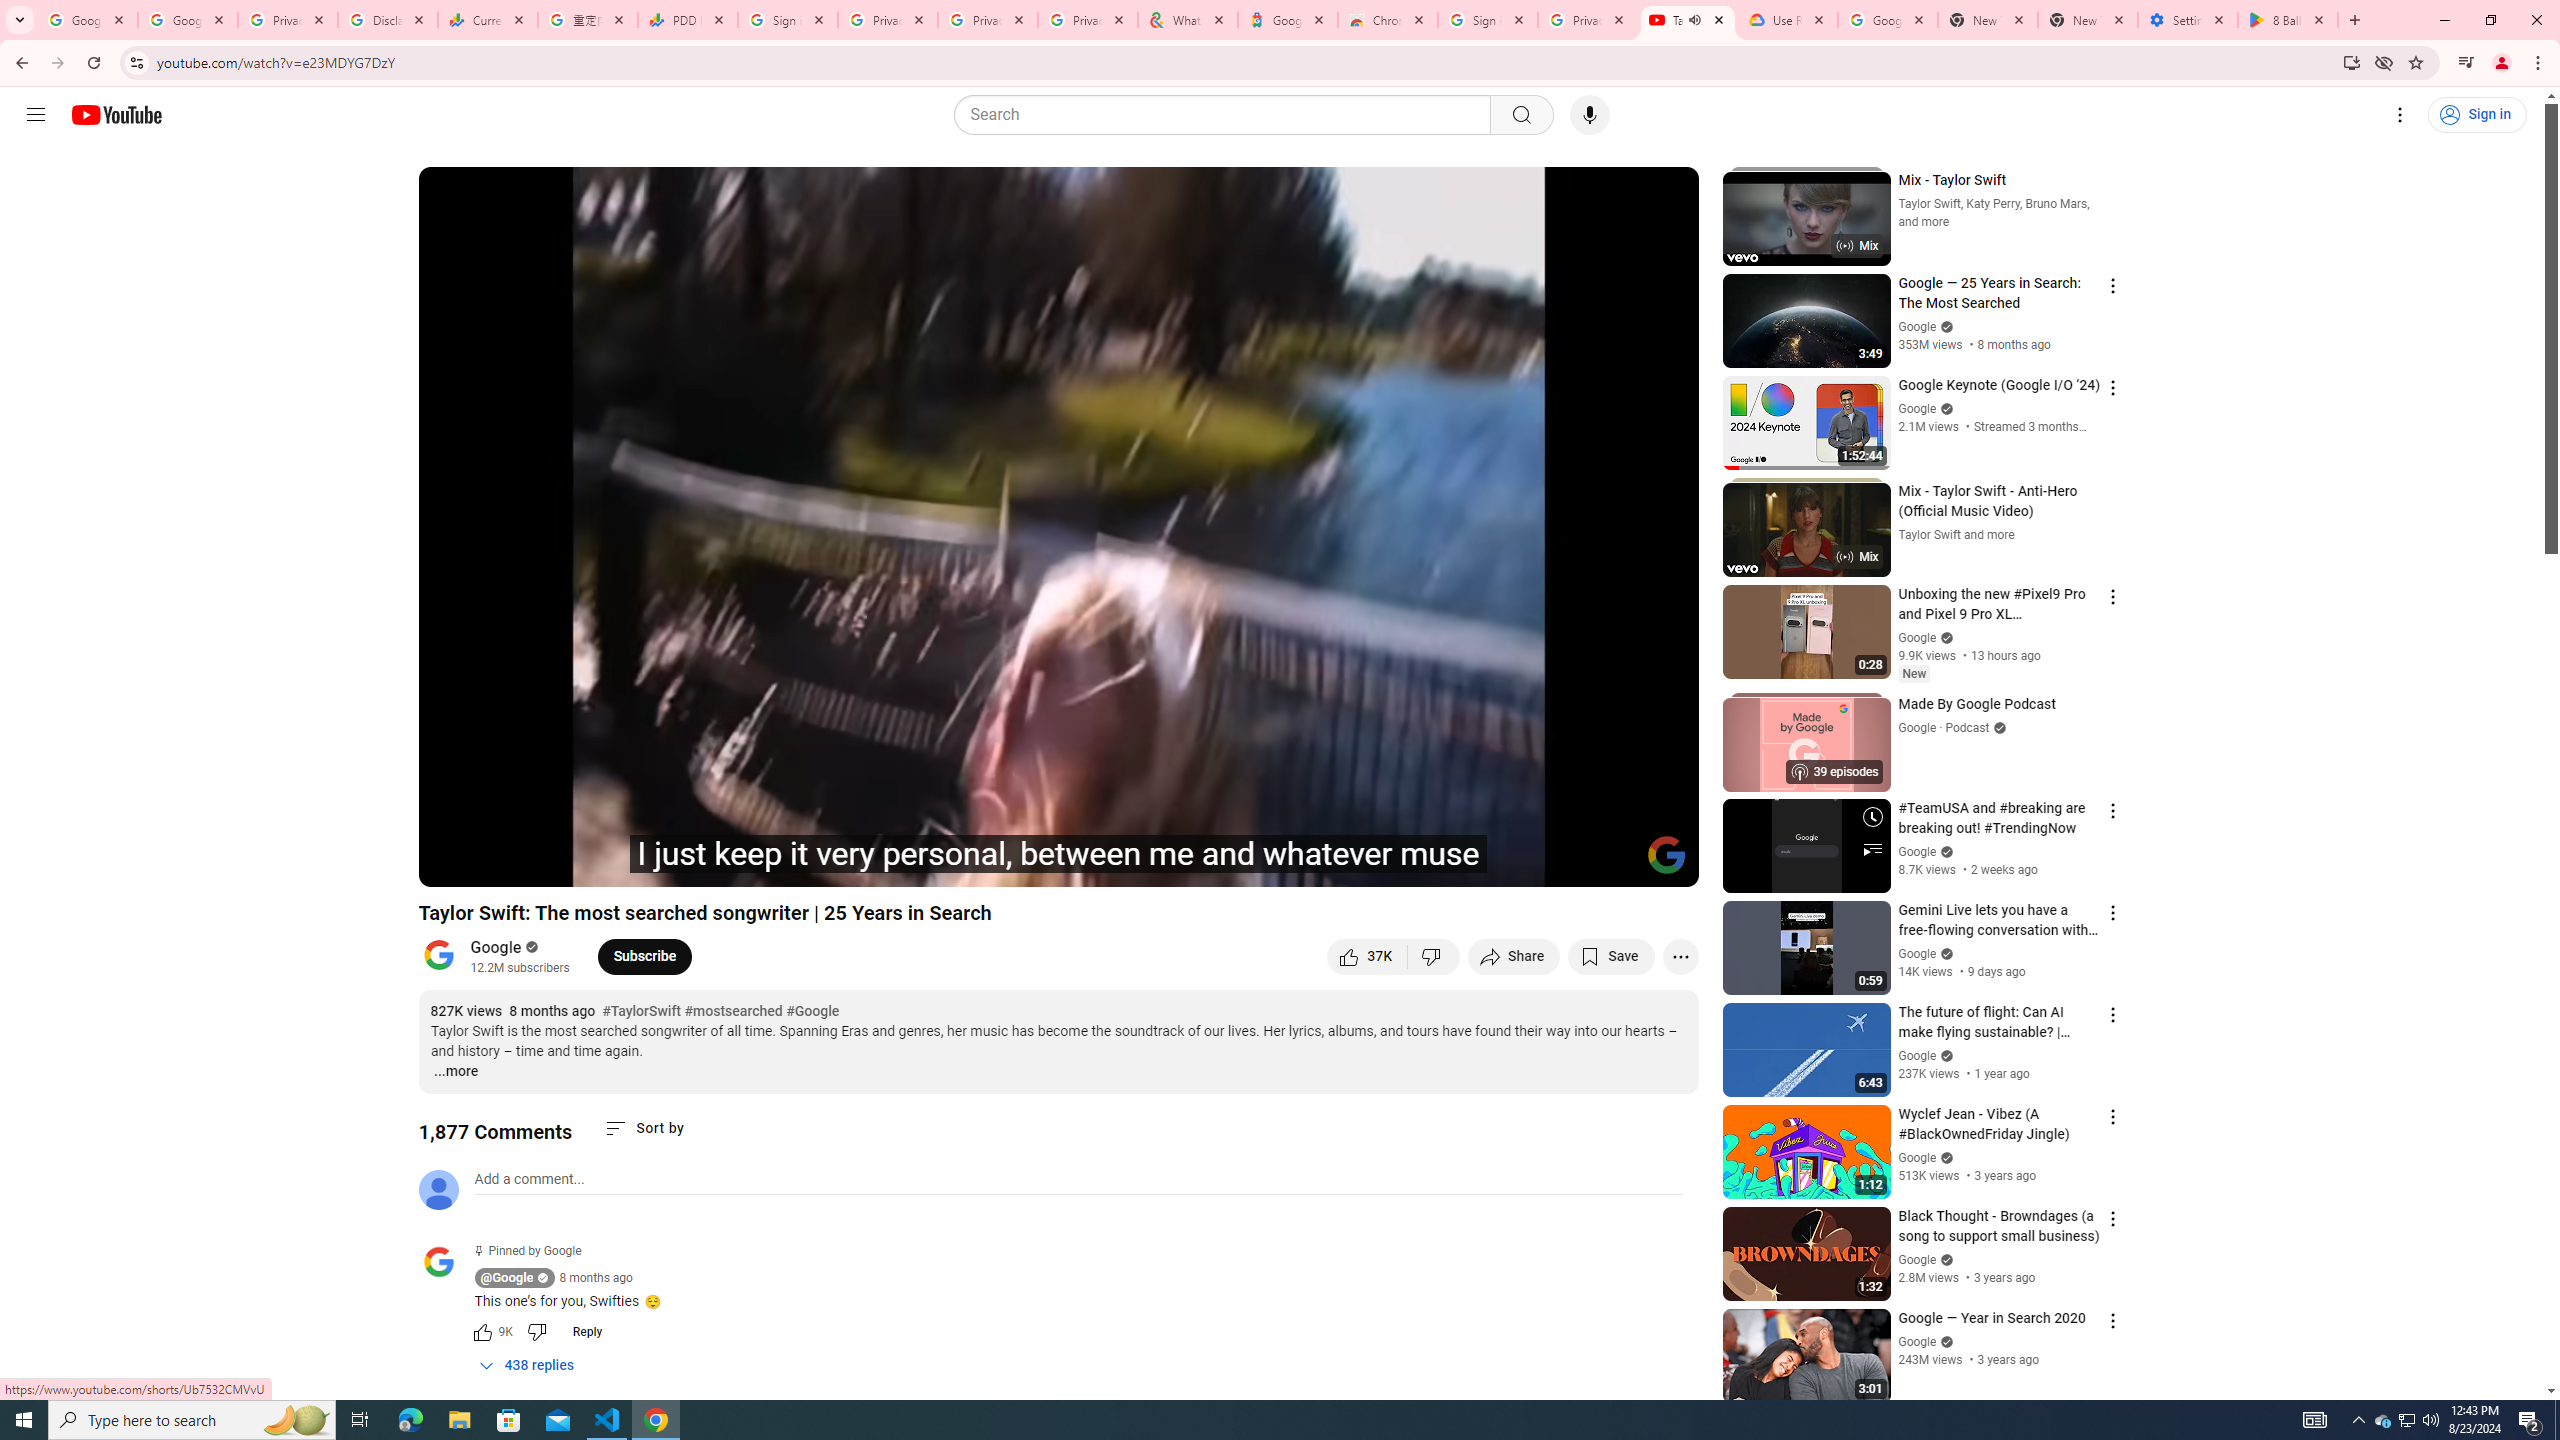  Describe the element at coordinates (445, 1261) in the screenshot. I see `'@Google'` at that location.